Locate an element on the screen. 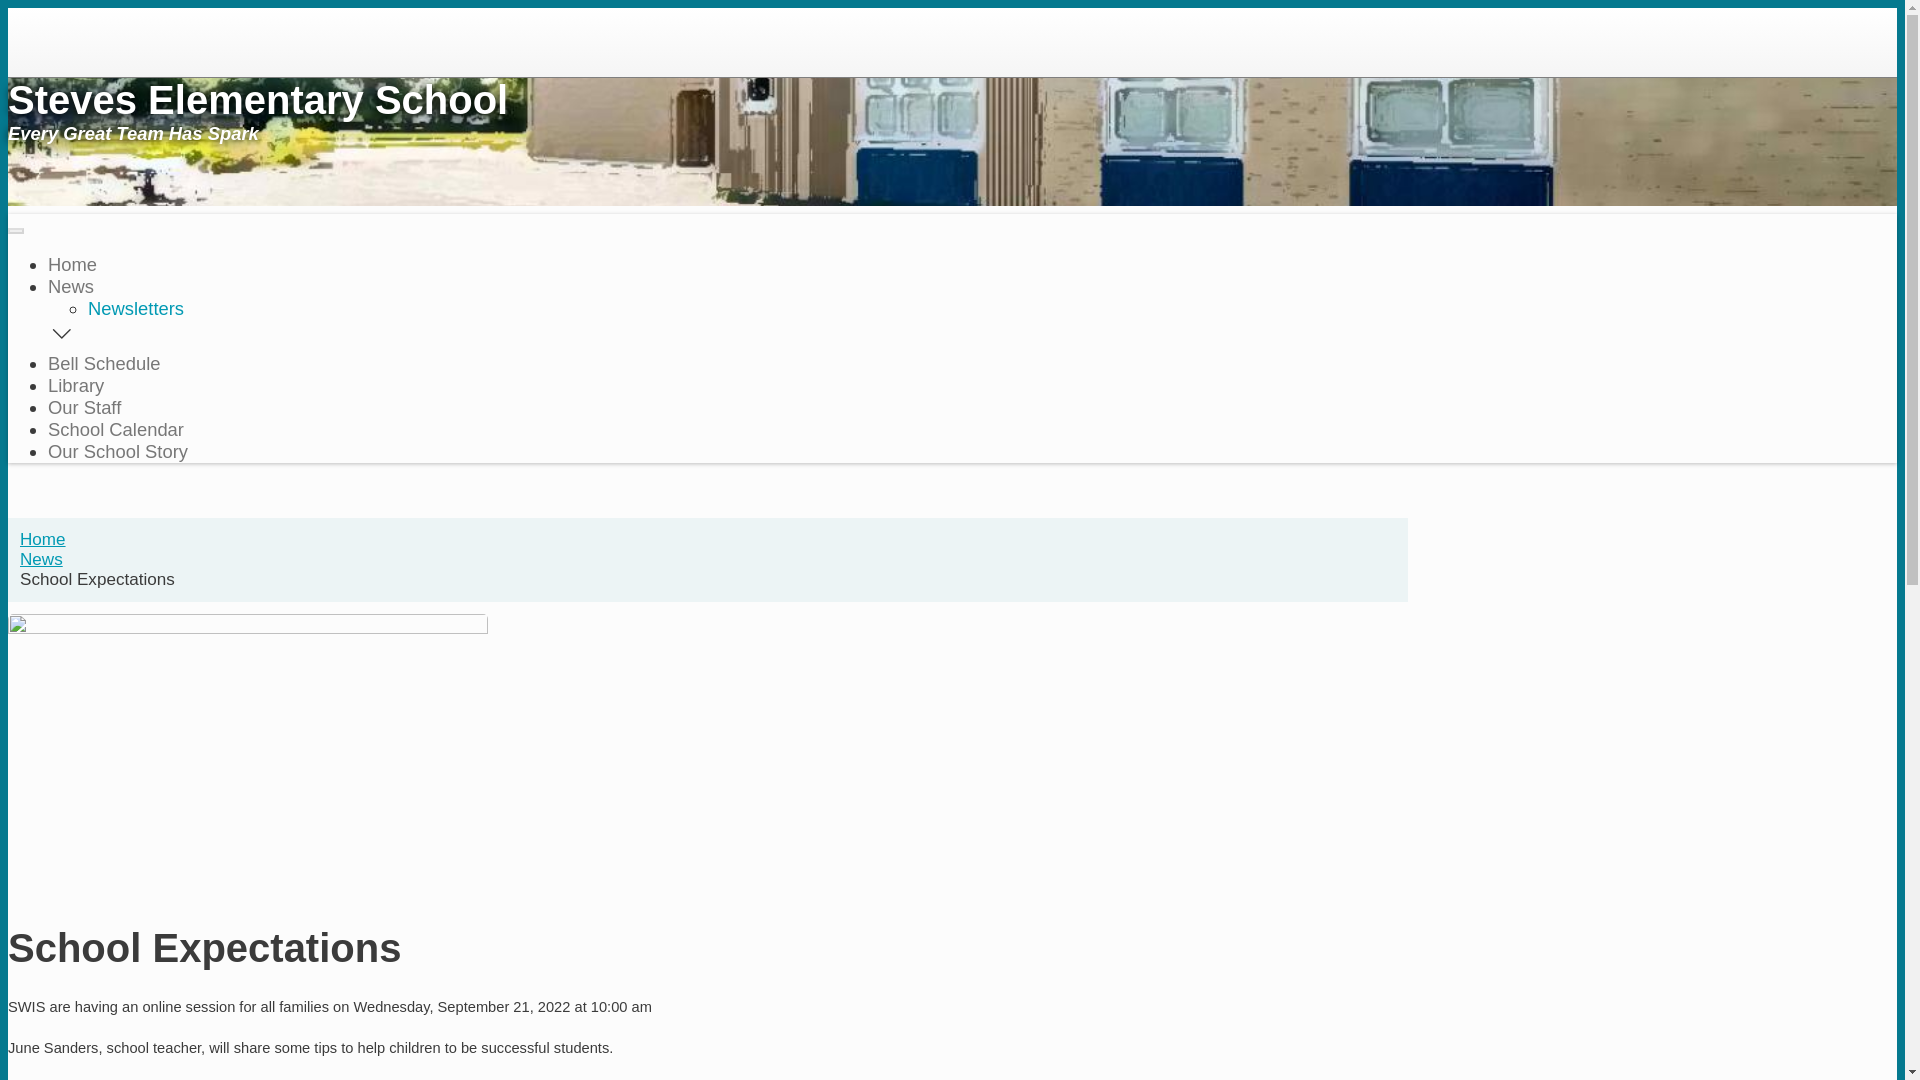 Image resolution: width=1920 pixels, height=1080 pixels. 'Skip to main content' is located at coordinates (940, 10).